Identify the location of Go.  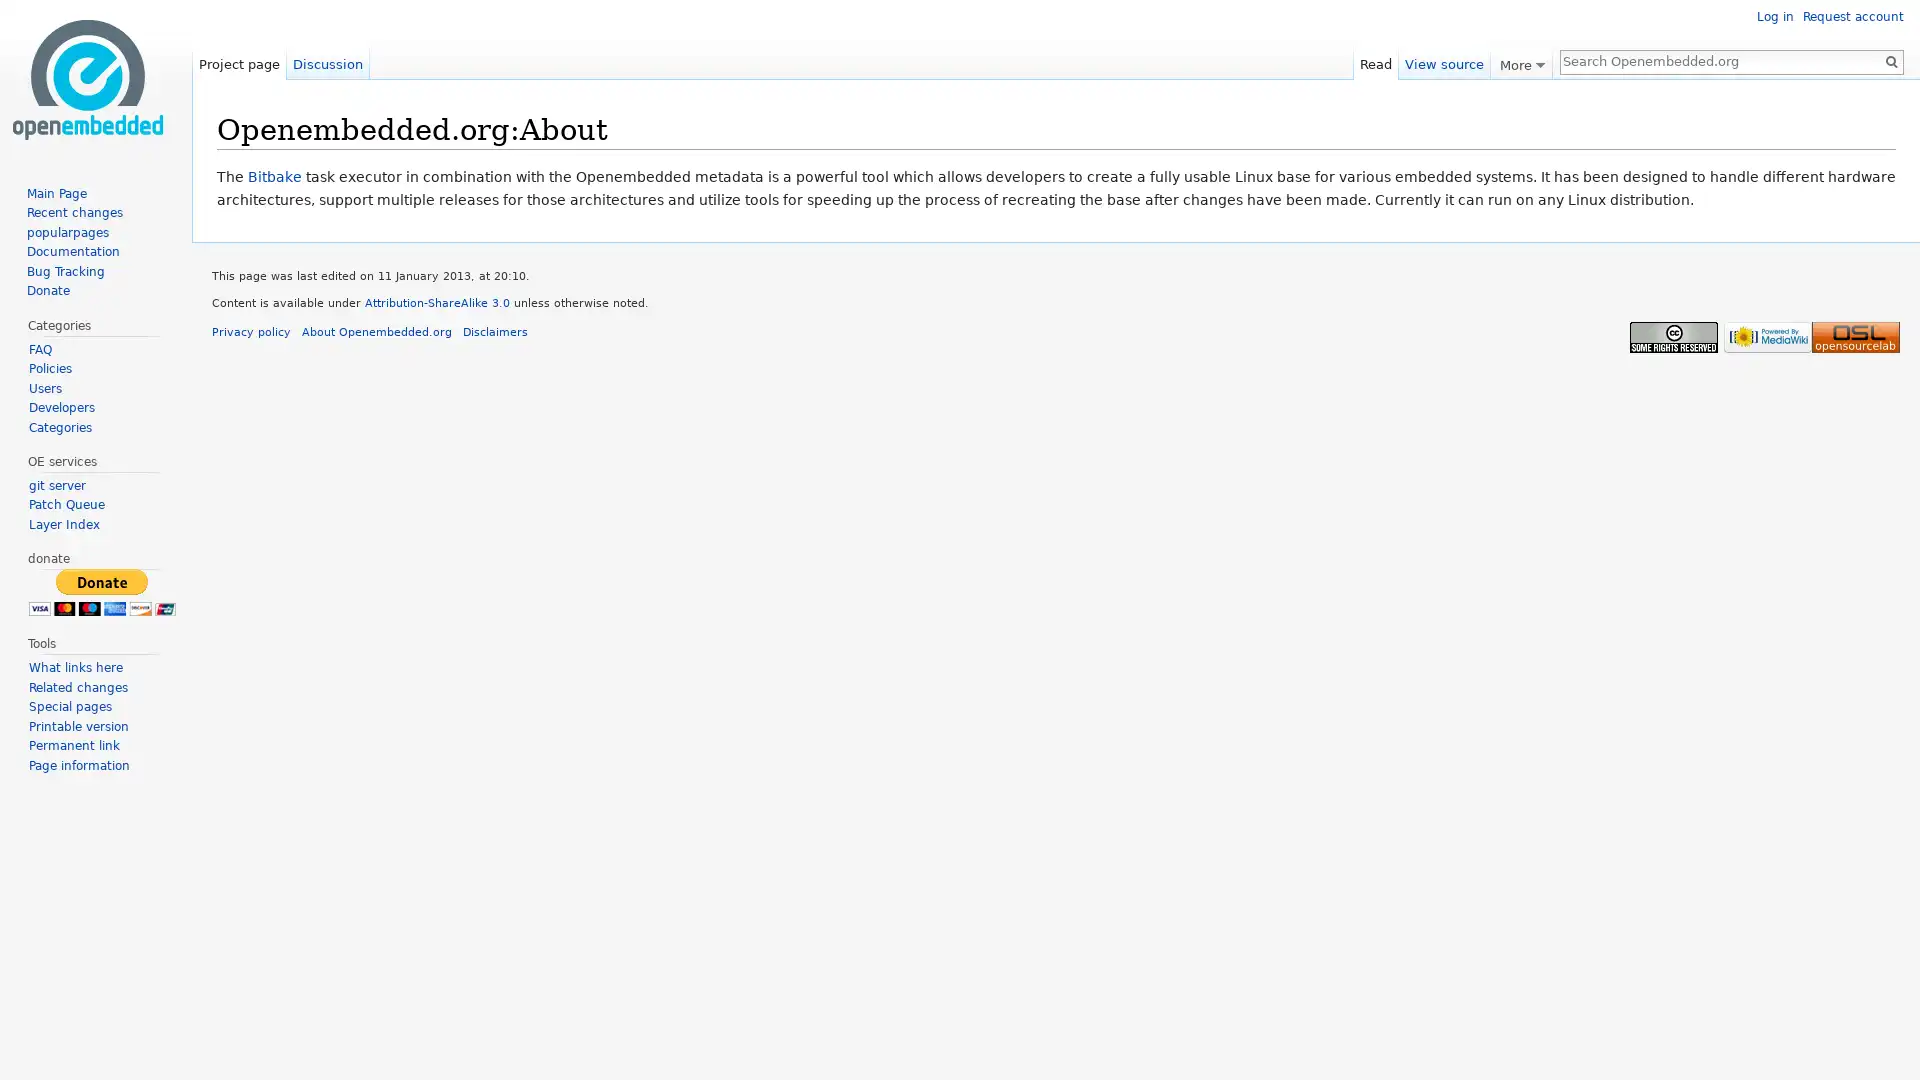
(1890, 60).